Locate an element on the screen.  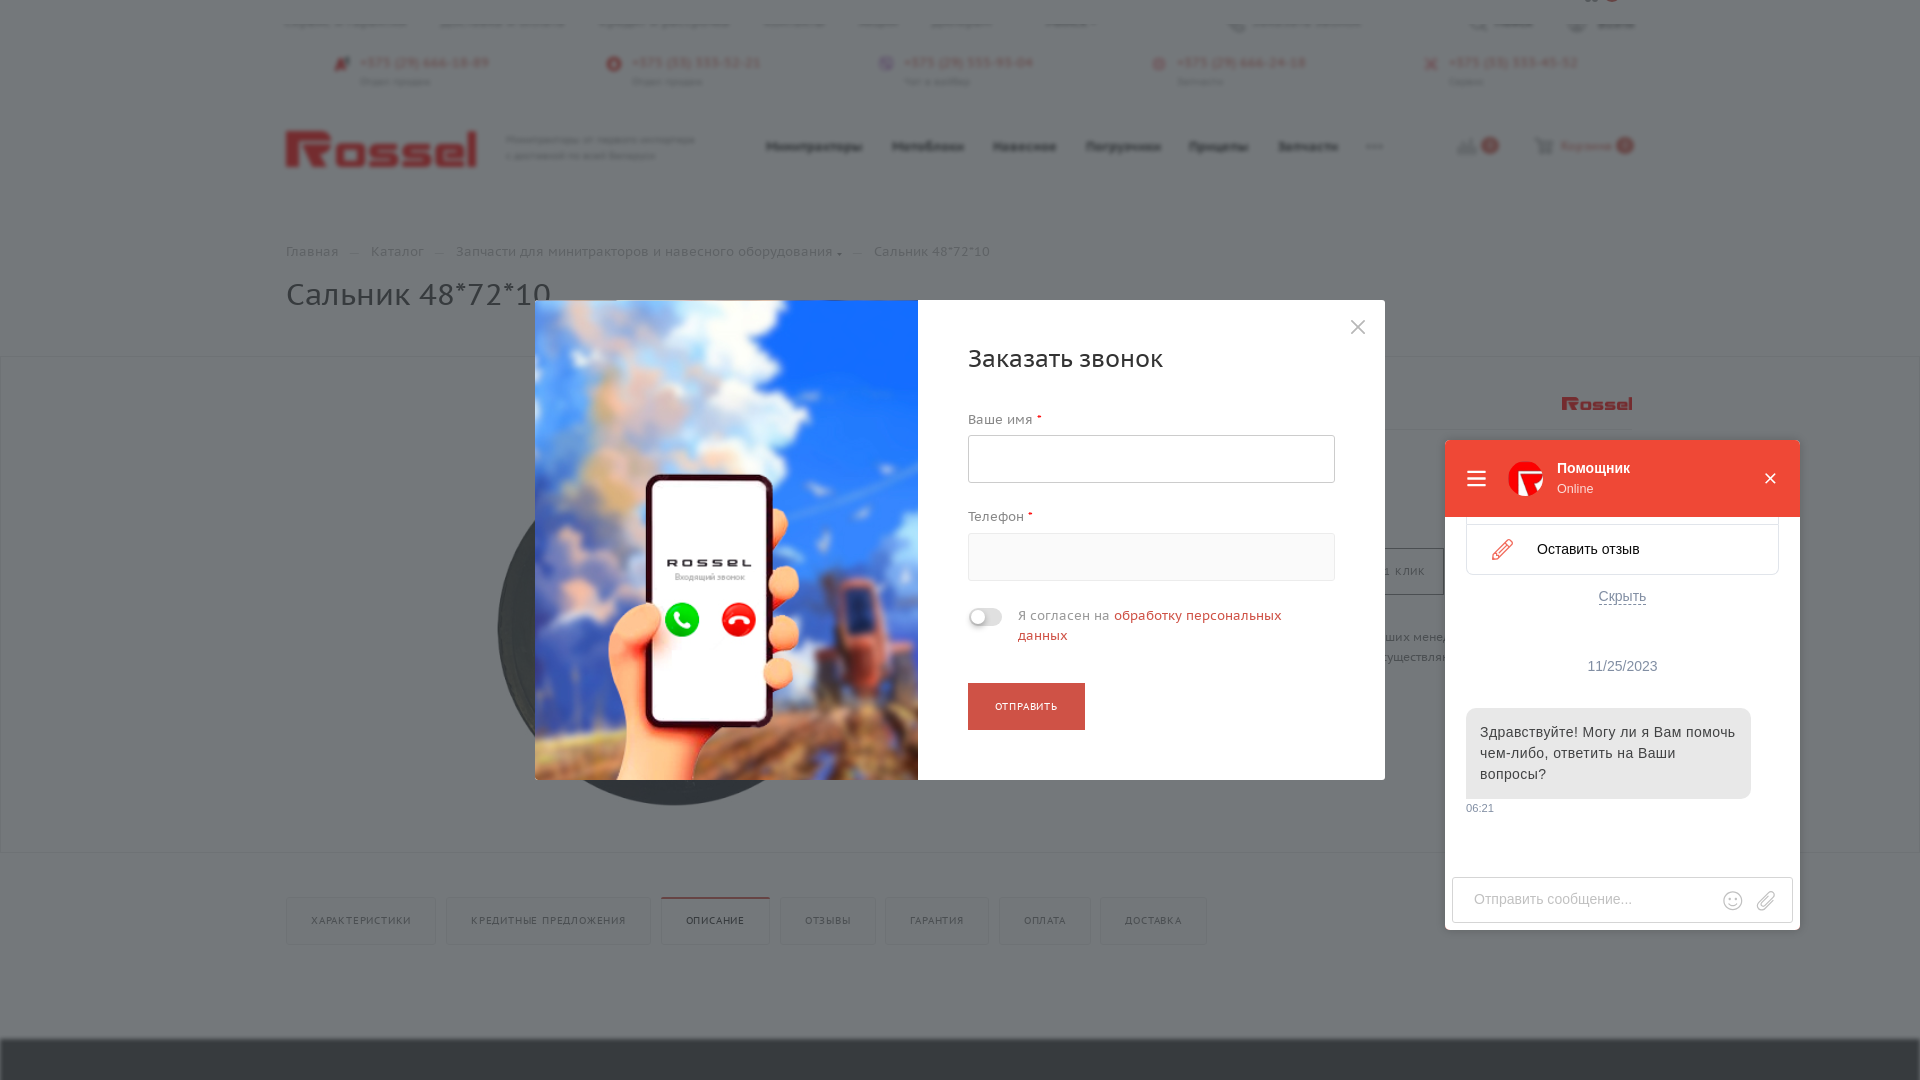
'rossel.by' is located at coordinates (380, 148).